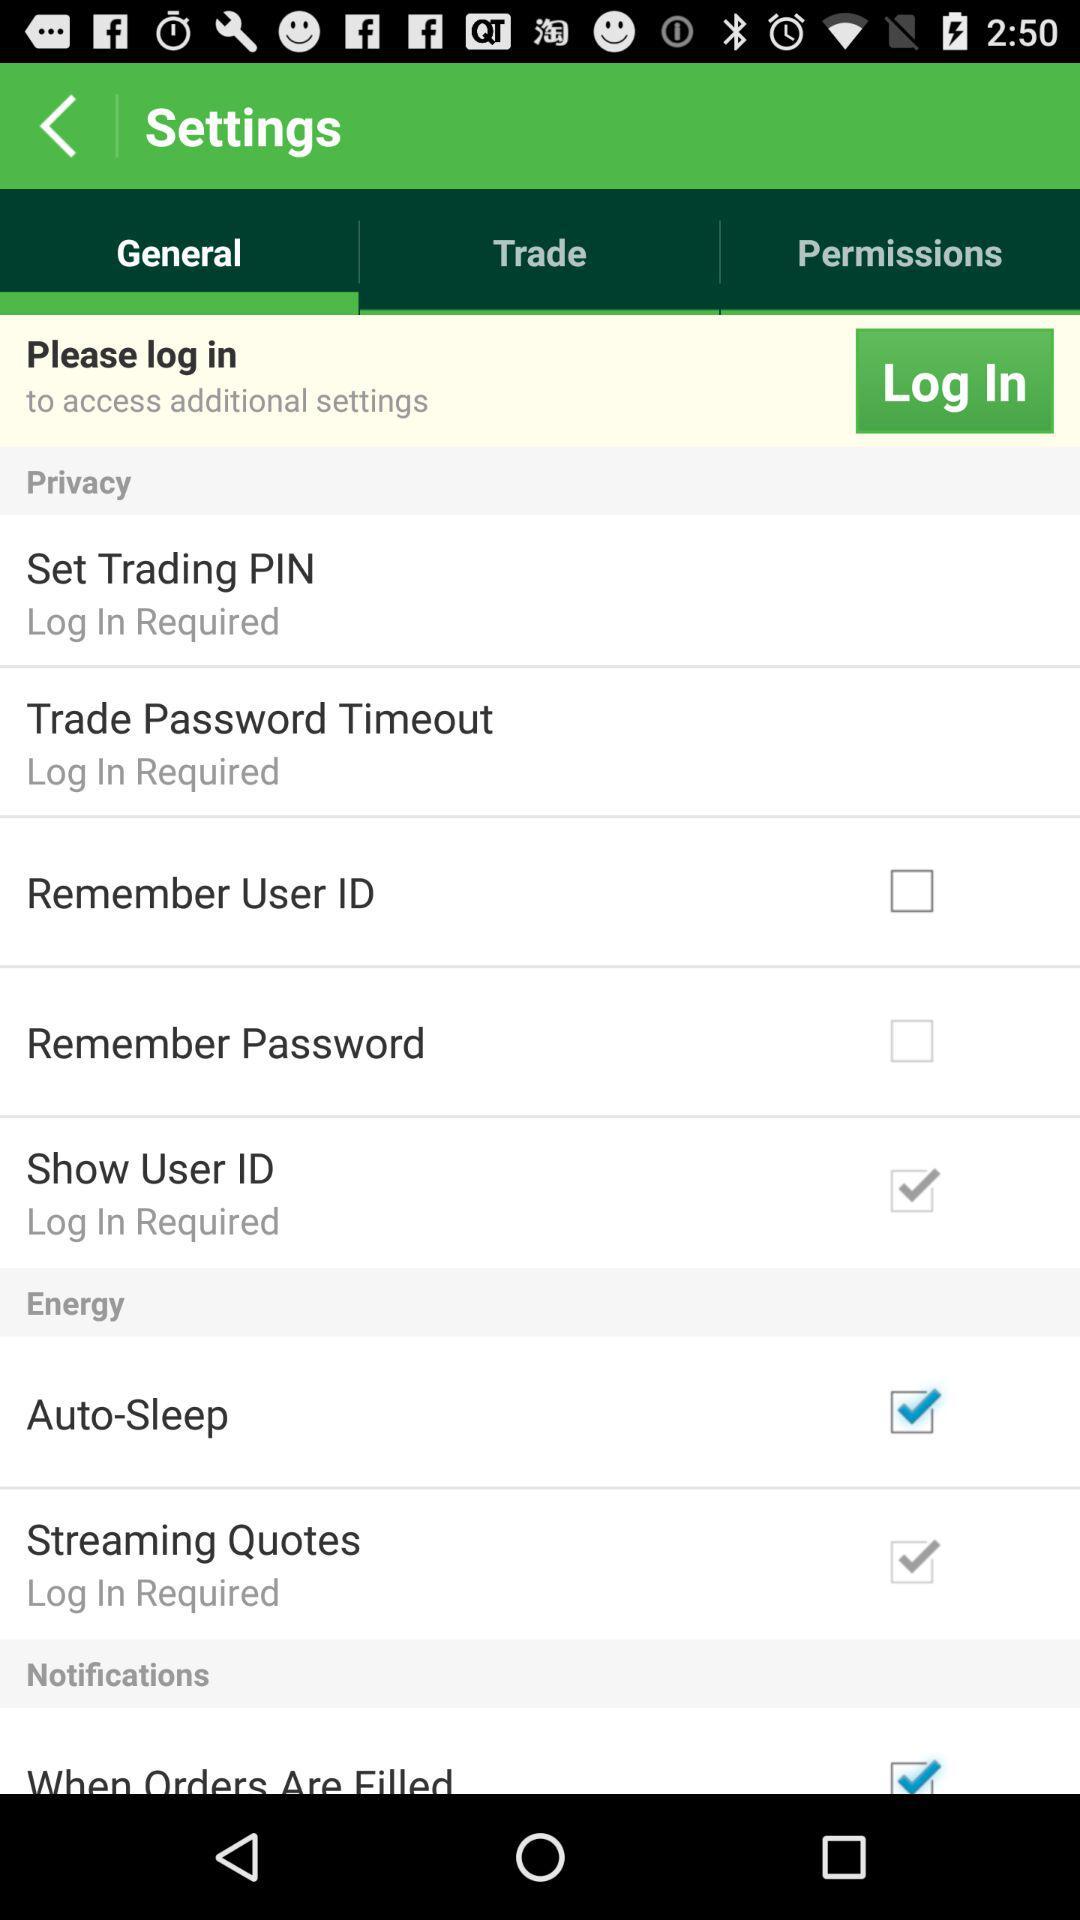 This screenshot has width=1080, height=1920. What do you see at coordinates (540, 1302) in the screenshot?
I see `the app below log in required icon` at bounding box center [540, 1302].